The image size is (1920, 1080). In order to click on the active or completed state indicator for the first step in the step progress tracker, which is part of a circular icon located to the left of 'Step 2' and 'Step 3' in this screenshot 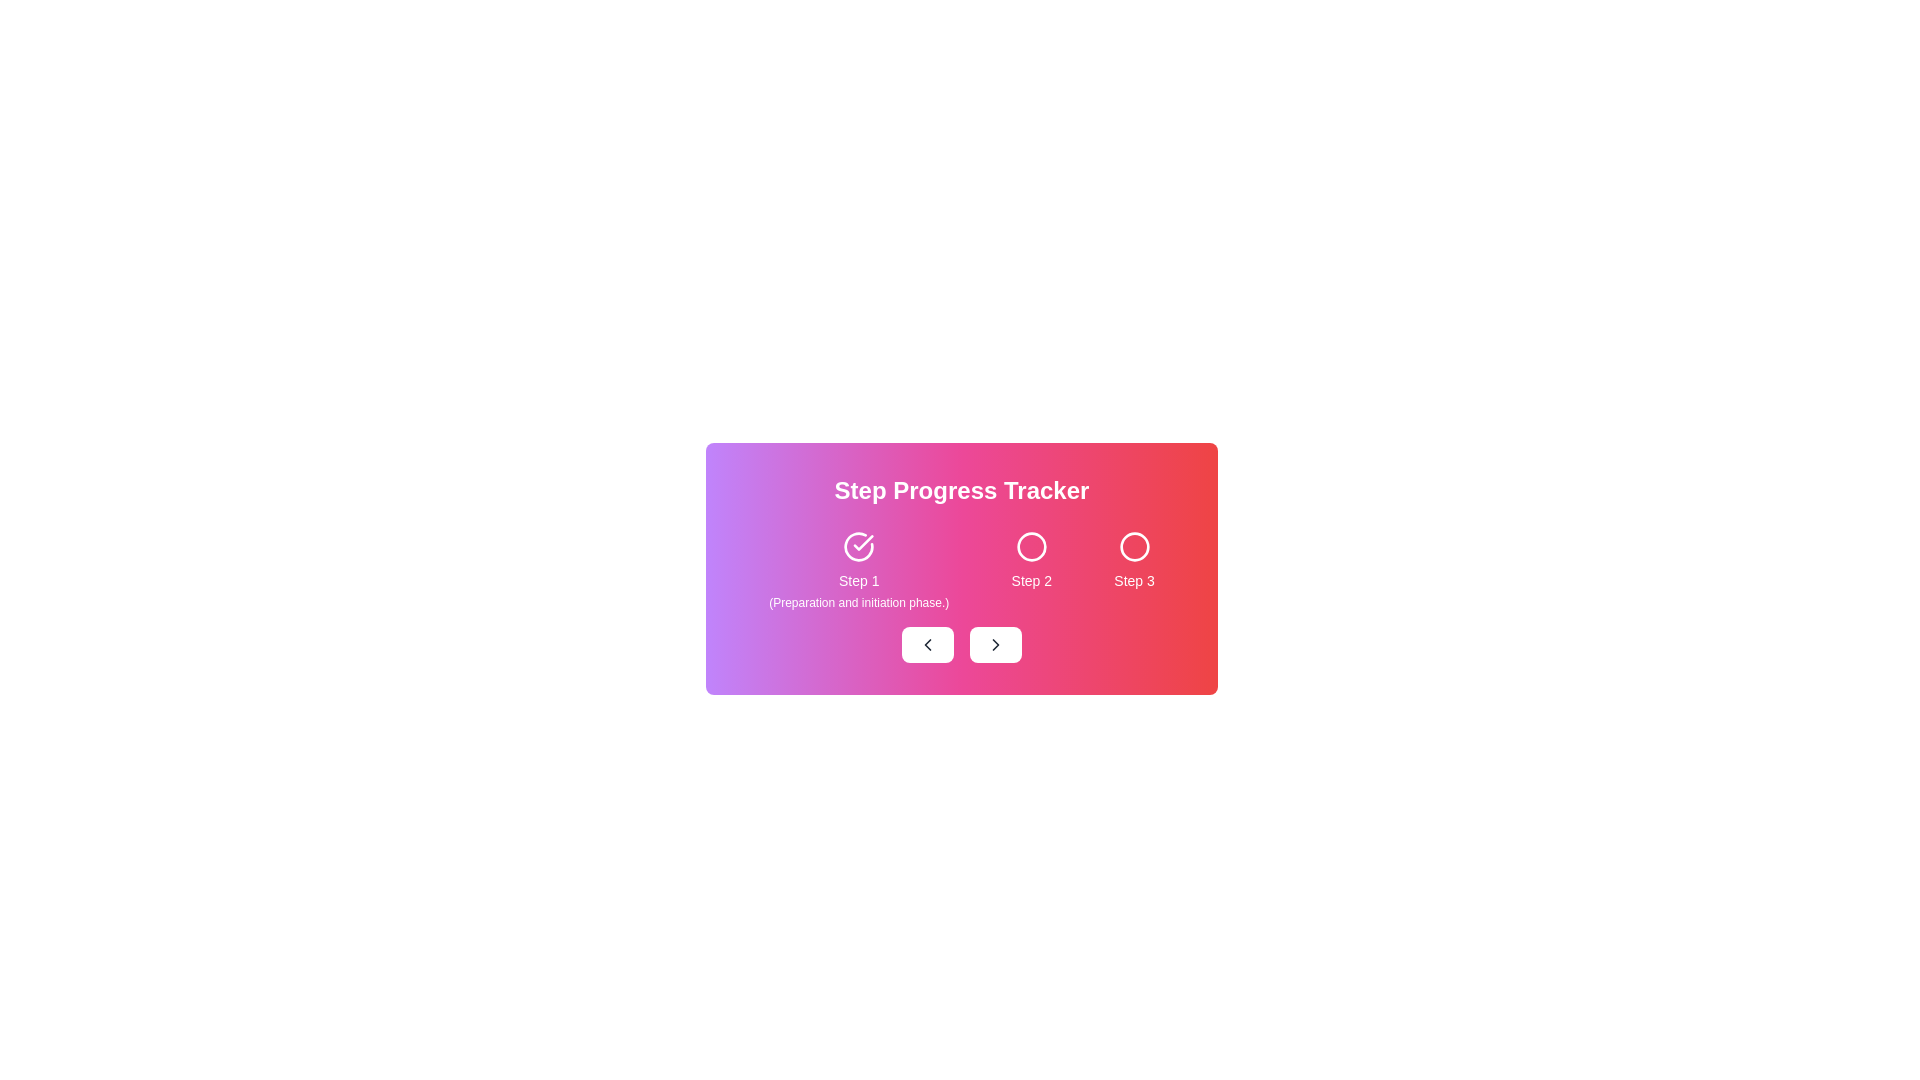, I will do `click(859, 547)`.